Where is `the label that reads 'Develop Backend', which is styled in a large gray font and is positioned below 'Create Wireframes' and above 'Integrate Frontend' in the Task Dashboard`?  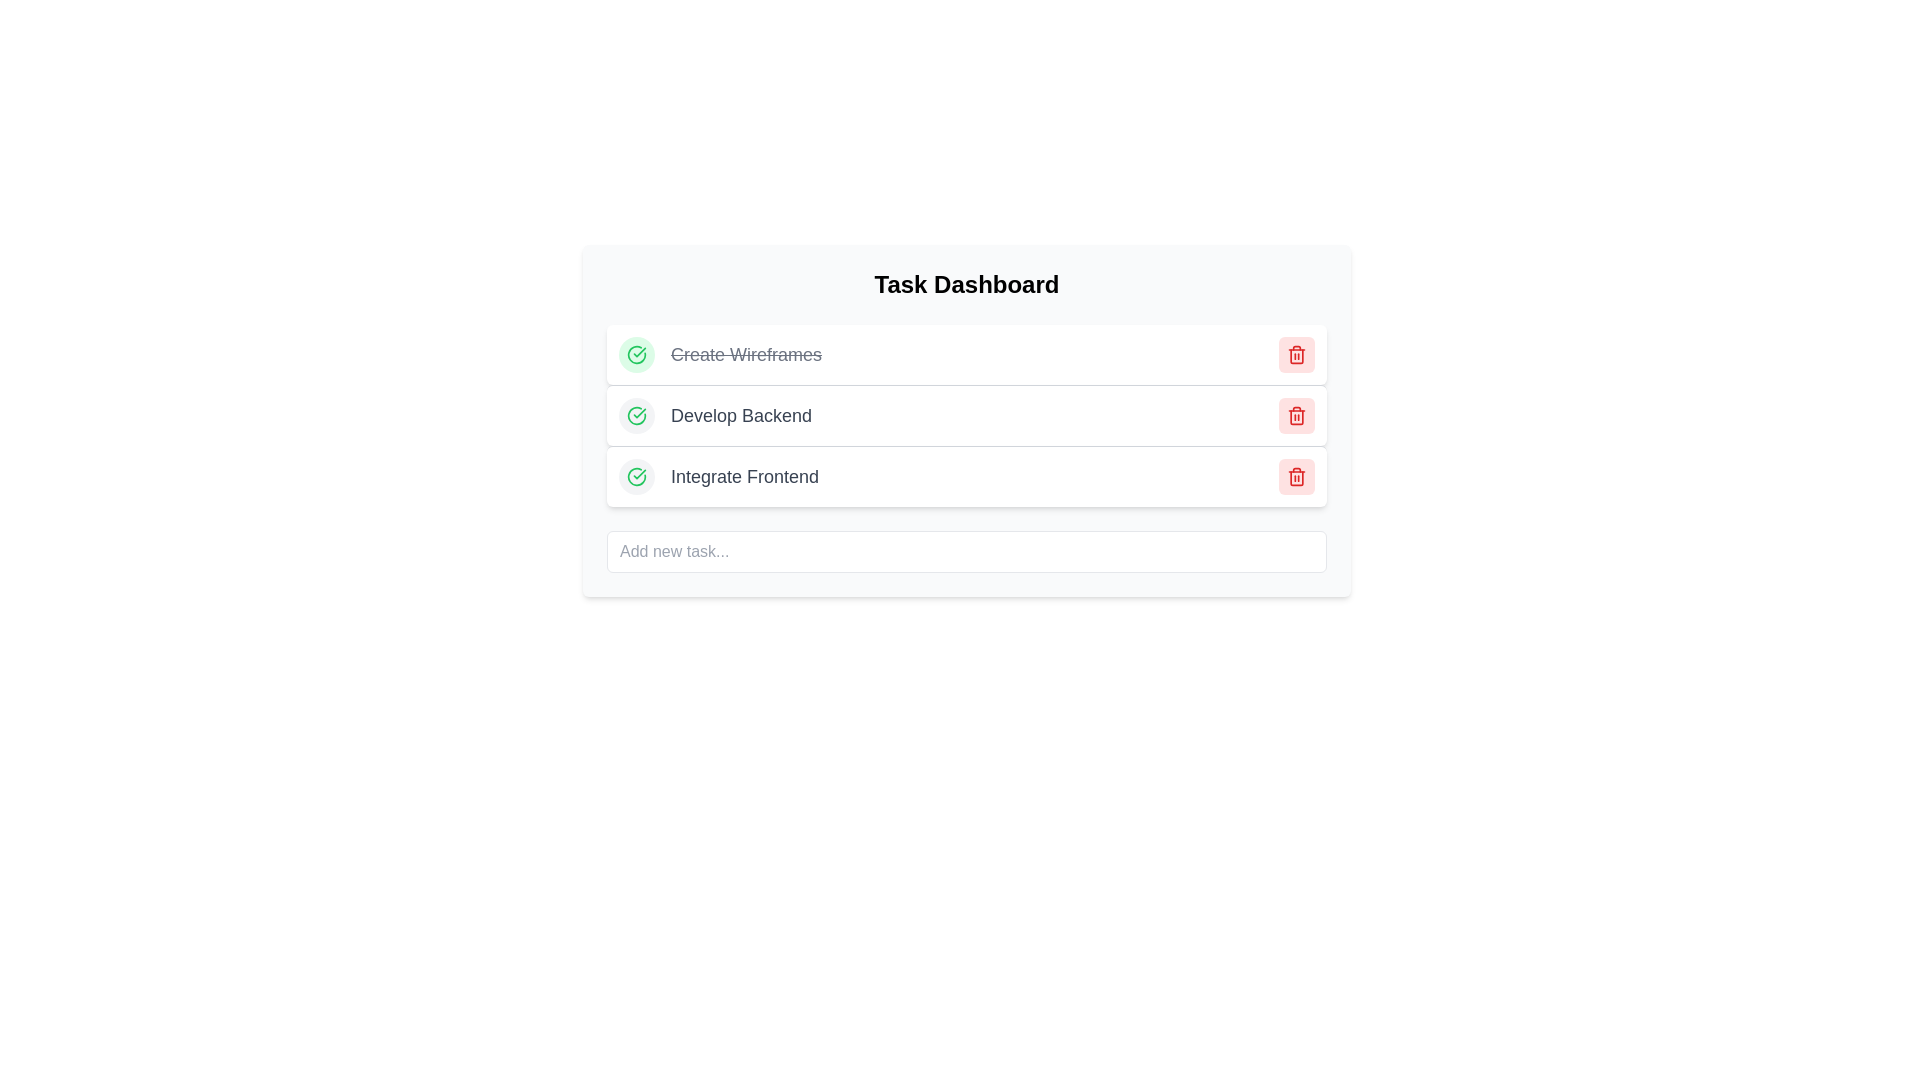
the label that reads 'Develop Backend', which is styled in a large gray font and is positioned below 'Create Wireframes' and above 'Integrate Frontend' in the Task Dashboard is located at coordinates (715, 415).